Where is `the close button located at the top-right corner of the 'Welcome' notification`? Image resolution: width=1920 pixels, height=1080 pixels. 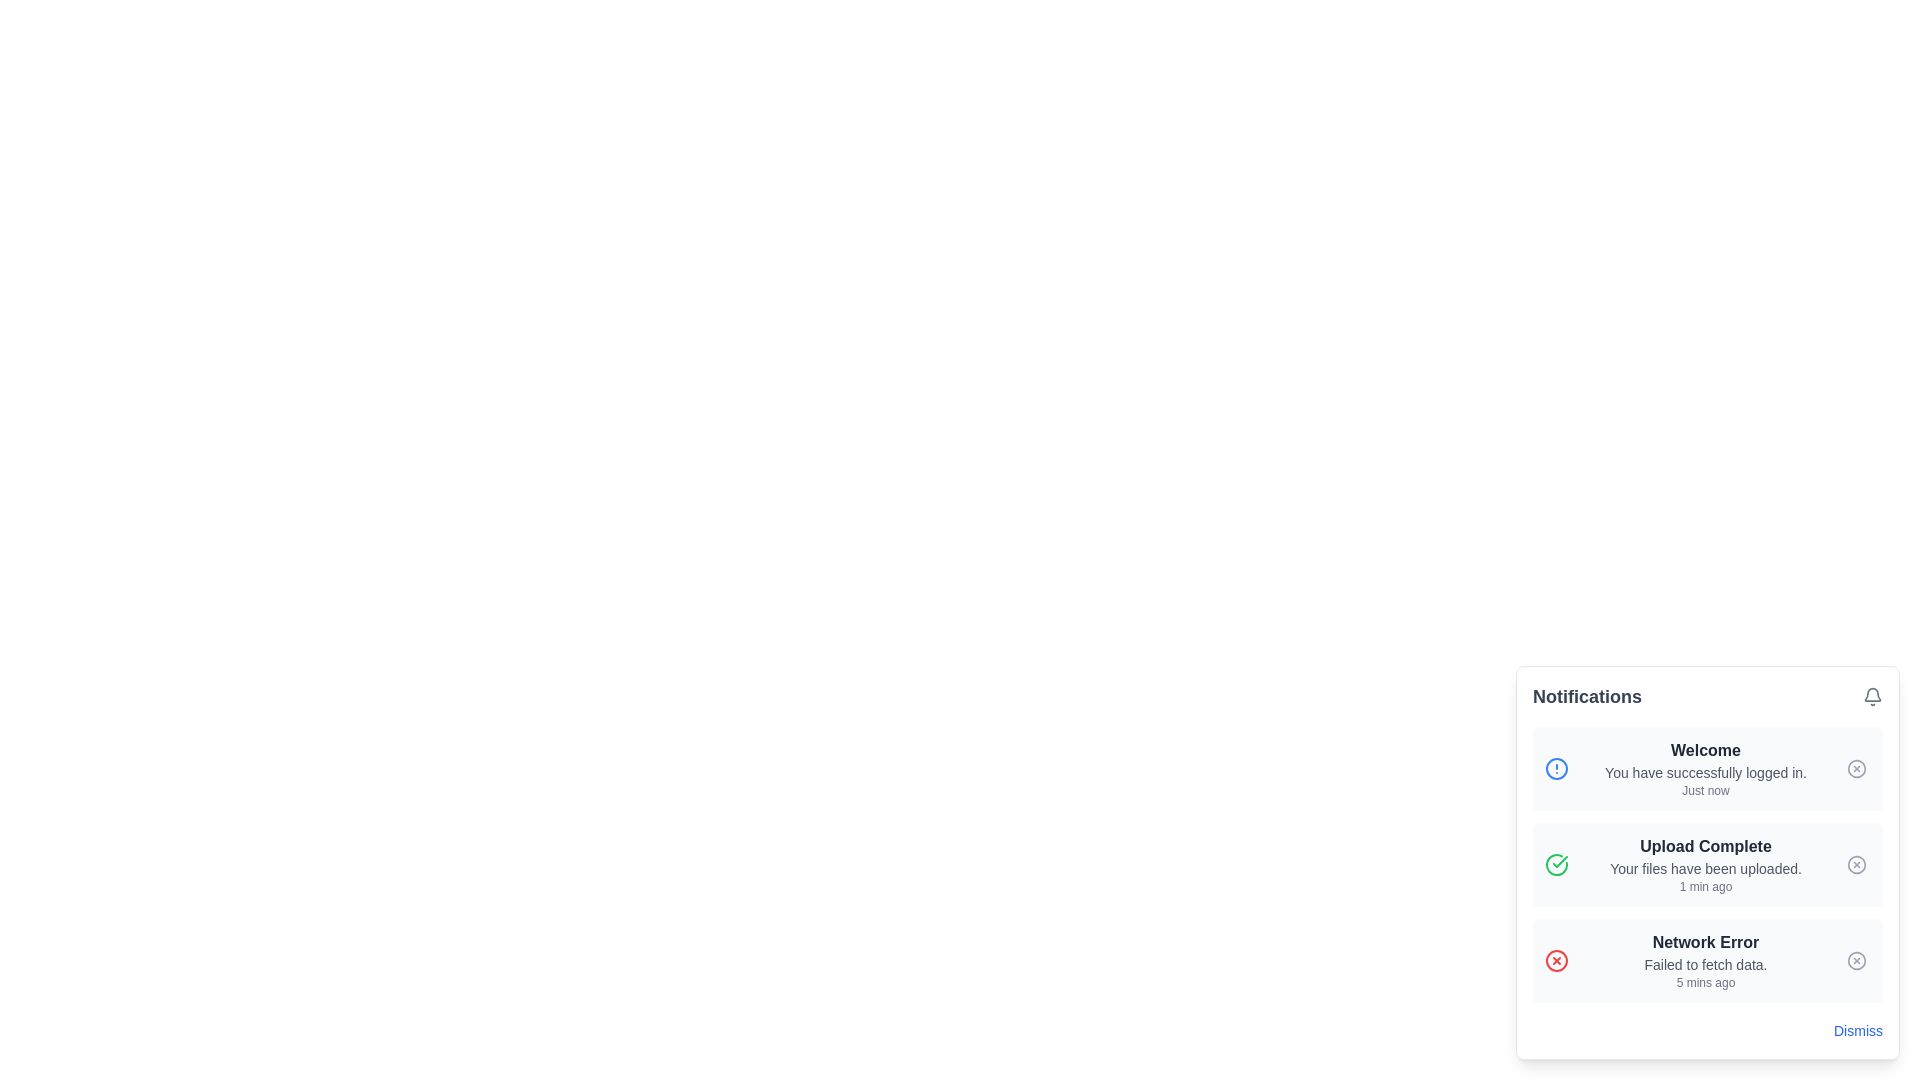
the close button located at the top-right corner of the 'Welcome' notification is located at coordinates (1856, 767).